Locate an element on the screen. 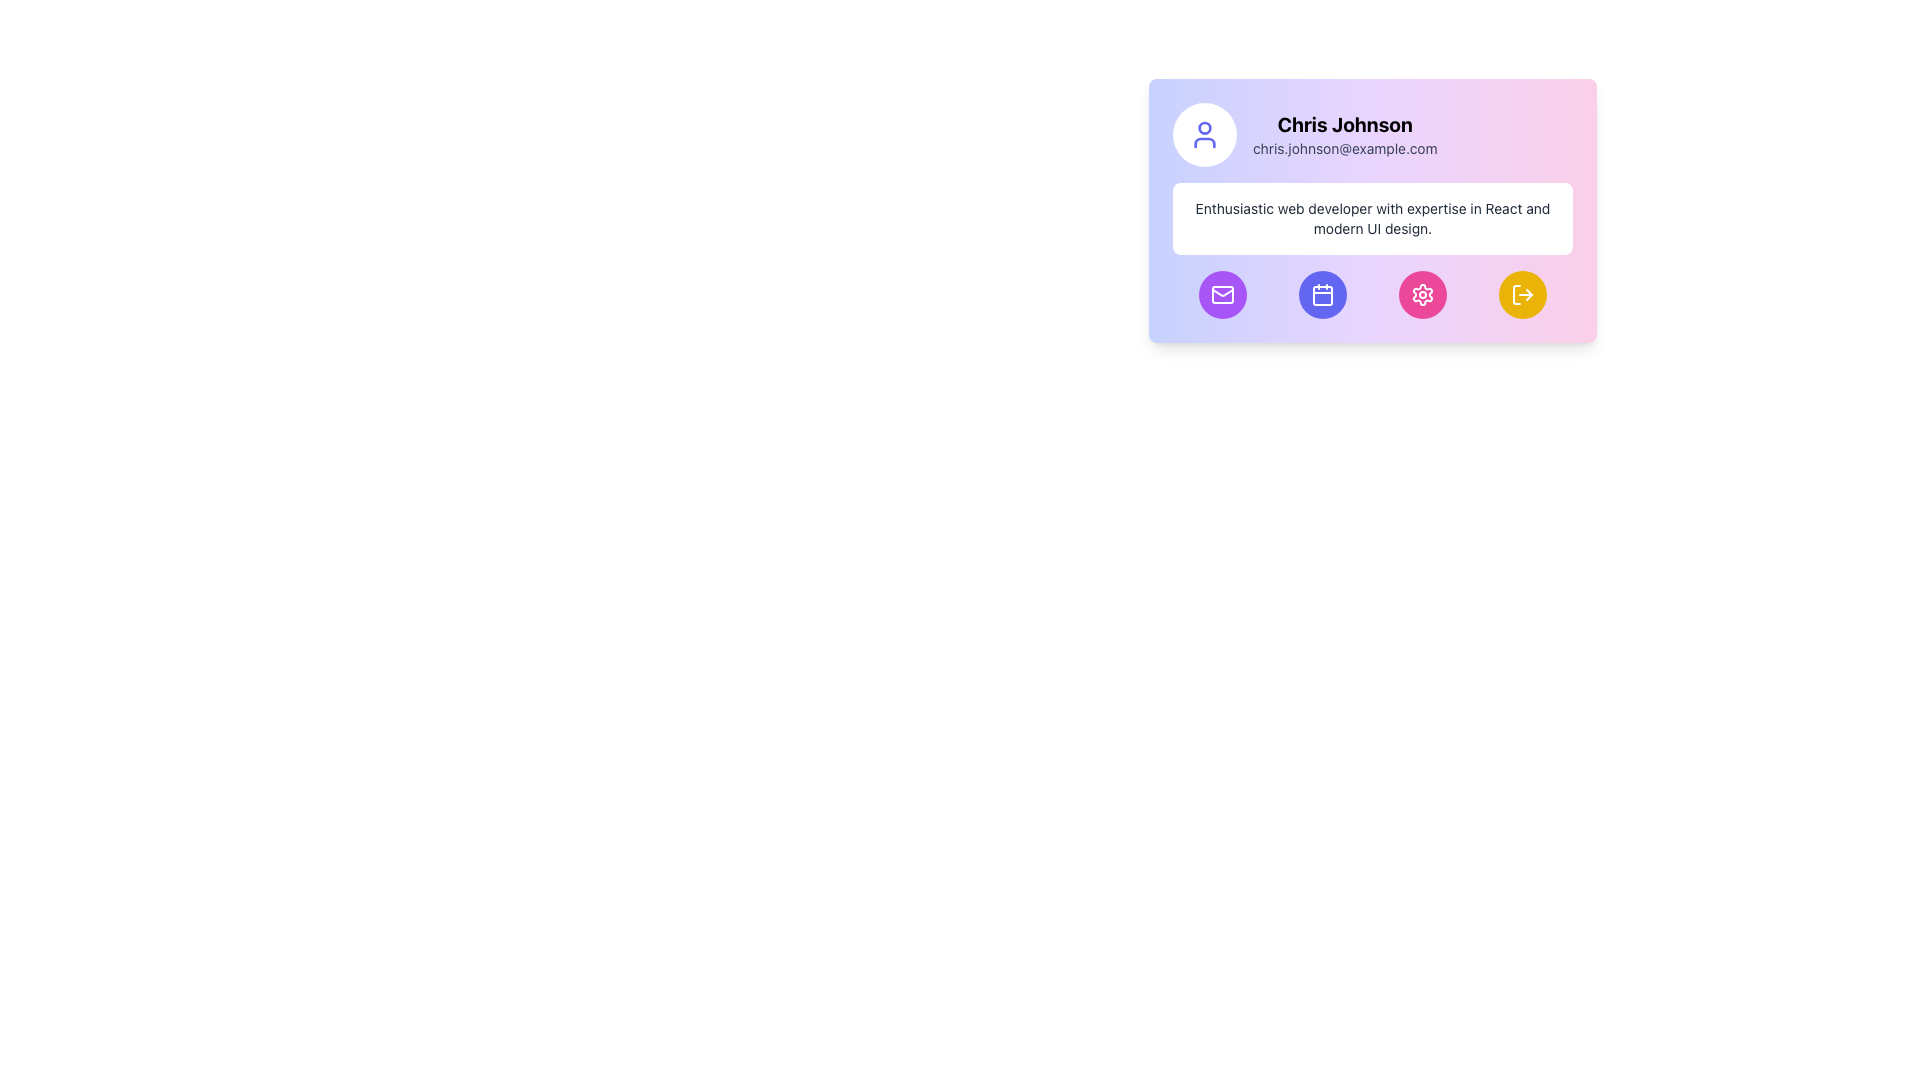 The width and height of the screenshot is (1920, 1080). the 'Settings' icon is located at coordinates (1421, 294).